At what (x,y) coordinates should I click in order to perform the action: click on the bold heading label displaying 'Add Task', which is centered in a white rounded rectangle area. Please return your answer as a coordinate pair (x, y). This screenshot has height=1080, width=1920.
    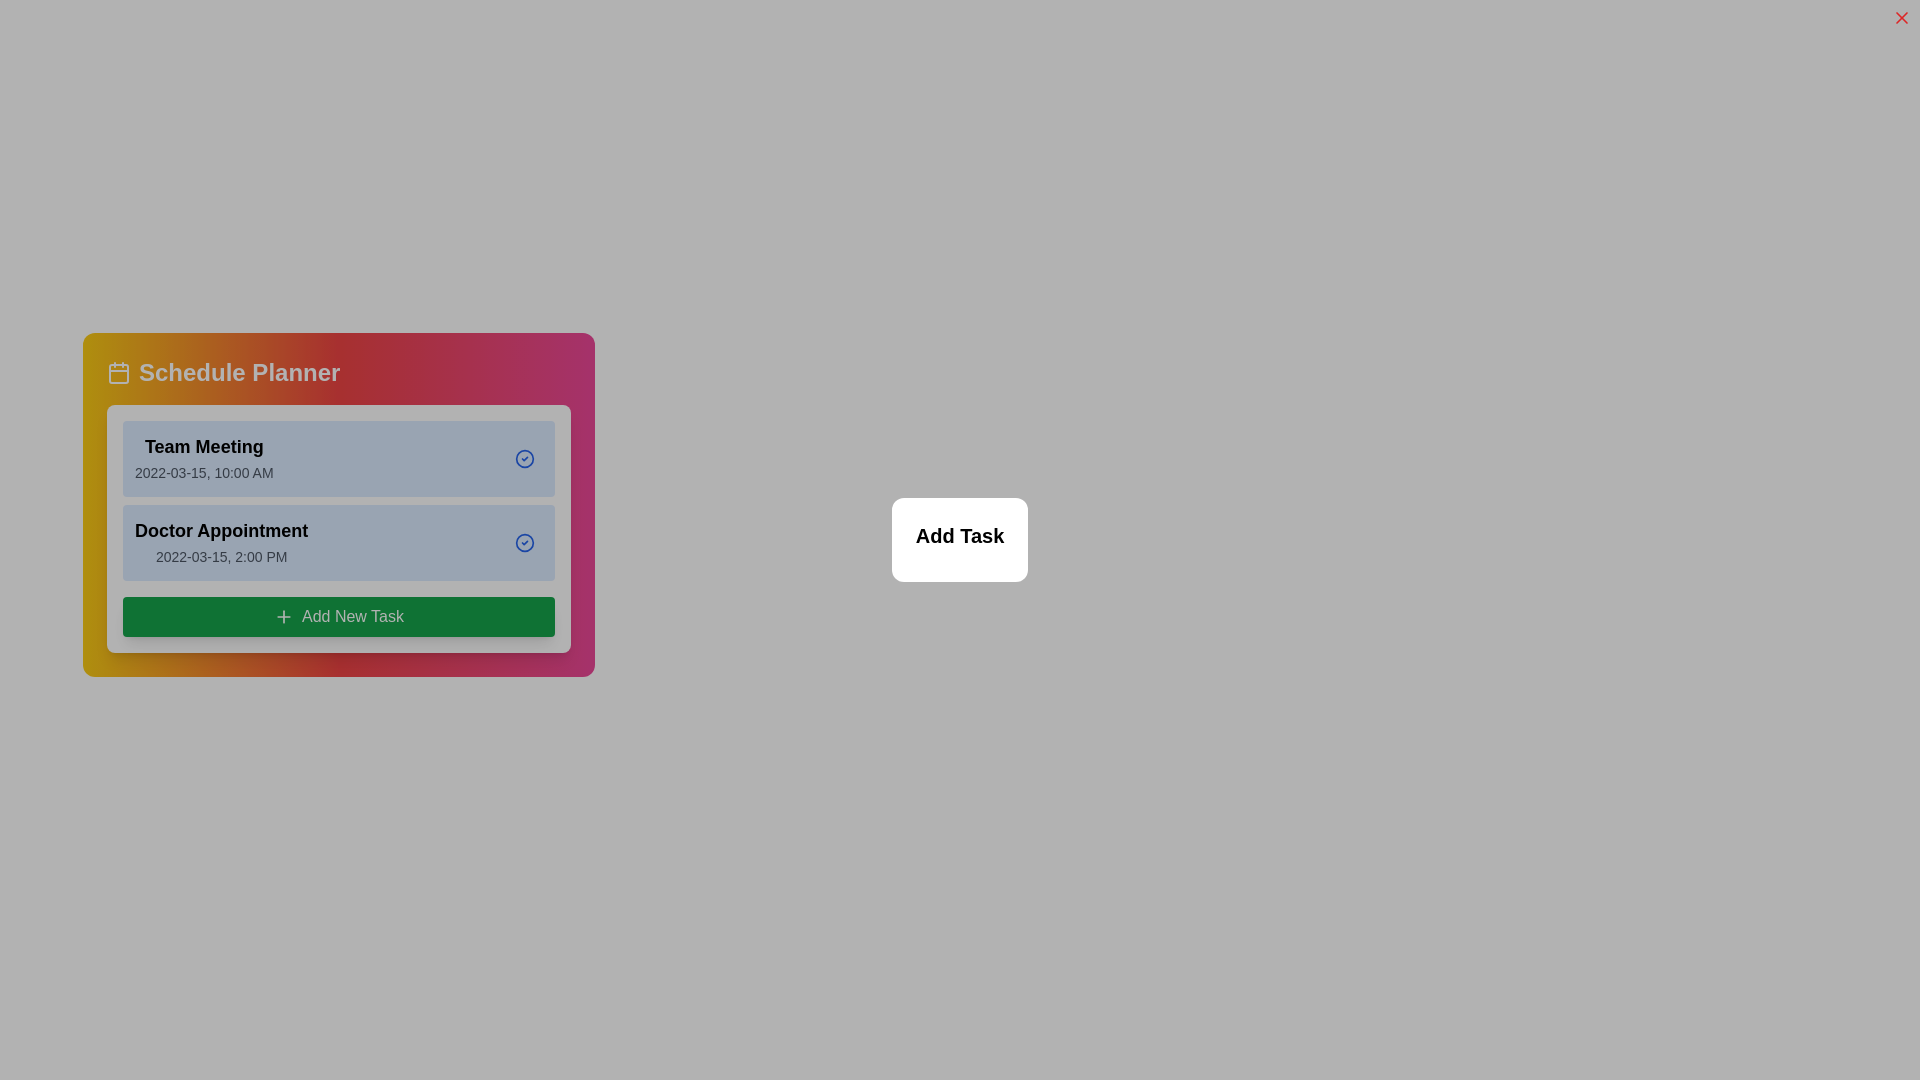
    Looking at the image, I should click on (960, 535).